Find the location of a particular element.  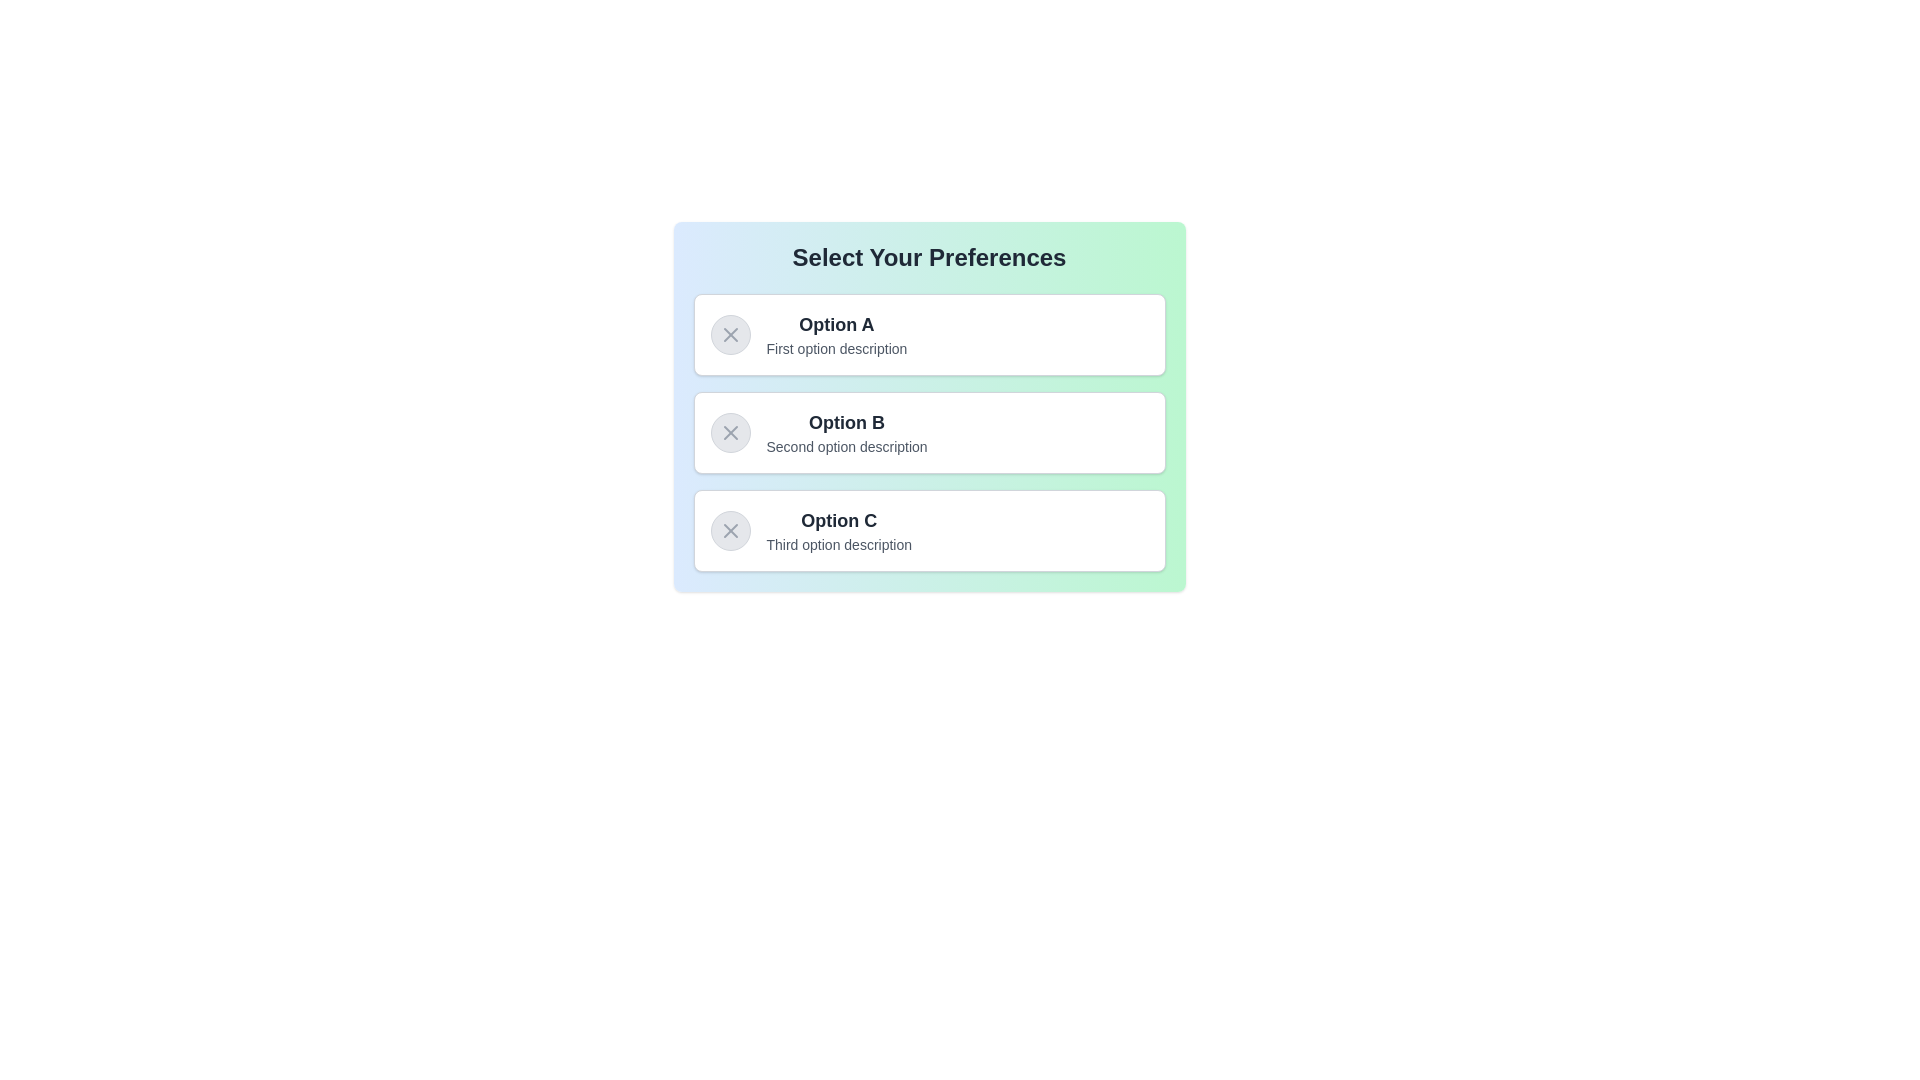

the second selectable list item in the preference selection interface, located between 'Option A' and 'Option C' is located at coordinates (928, 431).